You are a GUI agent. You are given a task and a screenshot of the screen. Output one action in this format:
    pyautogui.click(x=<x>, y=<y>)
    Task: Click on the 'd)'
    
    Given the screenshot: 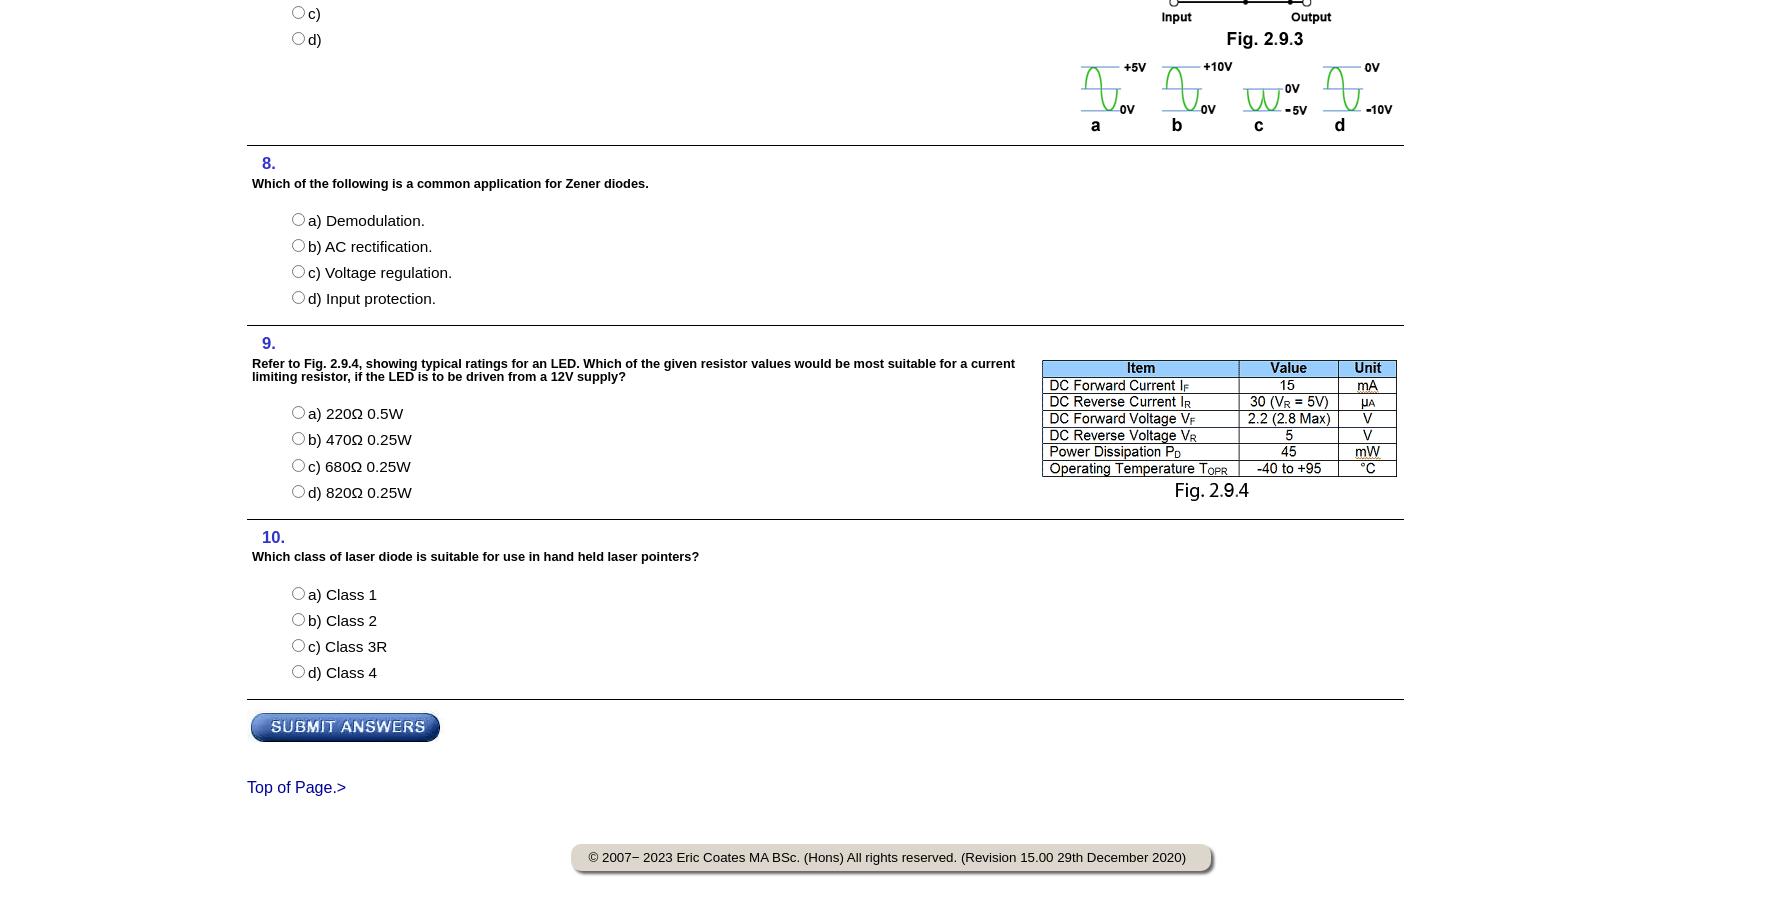 What is the action you would take?
    pyautogui.click(x=313, y=38)
    